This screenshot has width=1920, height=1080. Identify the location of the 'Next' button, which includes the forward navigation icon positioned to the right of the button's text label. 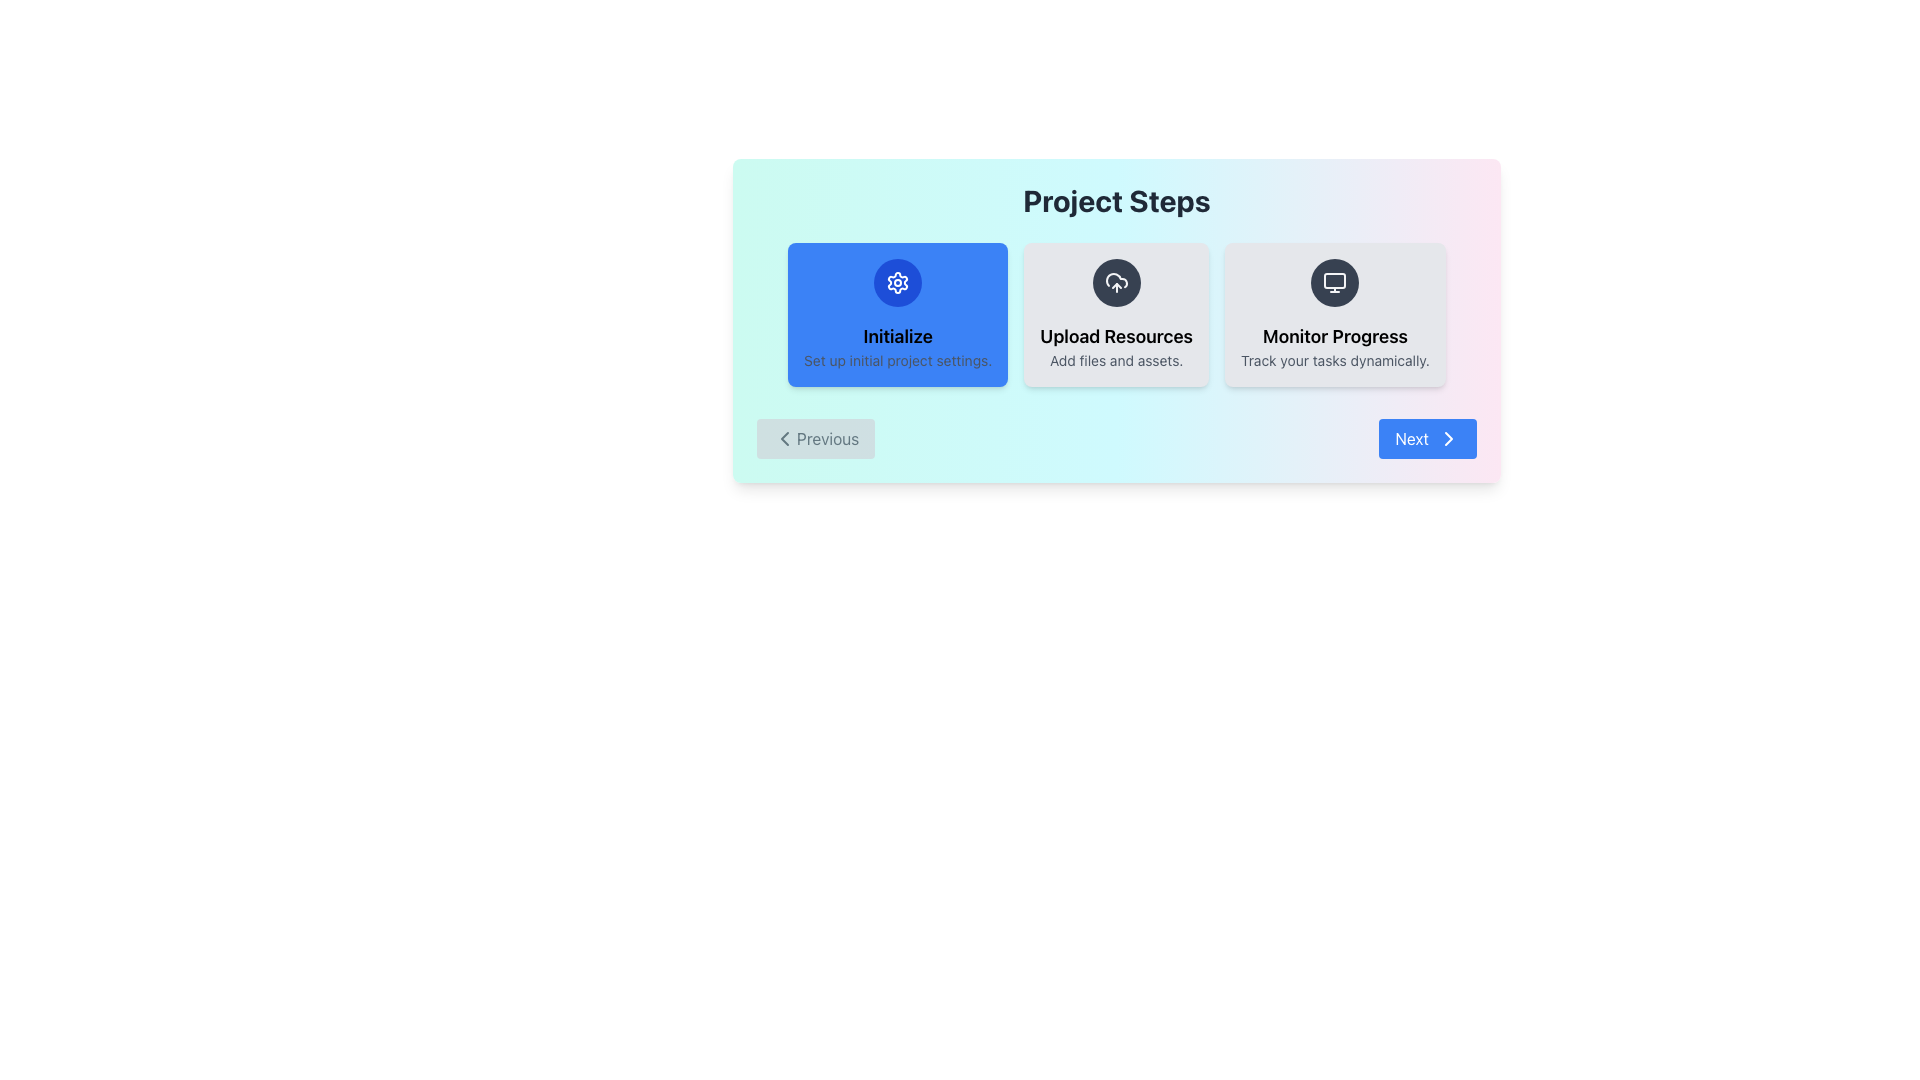
(1449, 438).